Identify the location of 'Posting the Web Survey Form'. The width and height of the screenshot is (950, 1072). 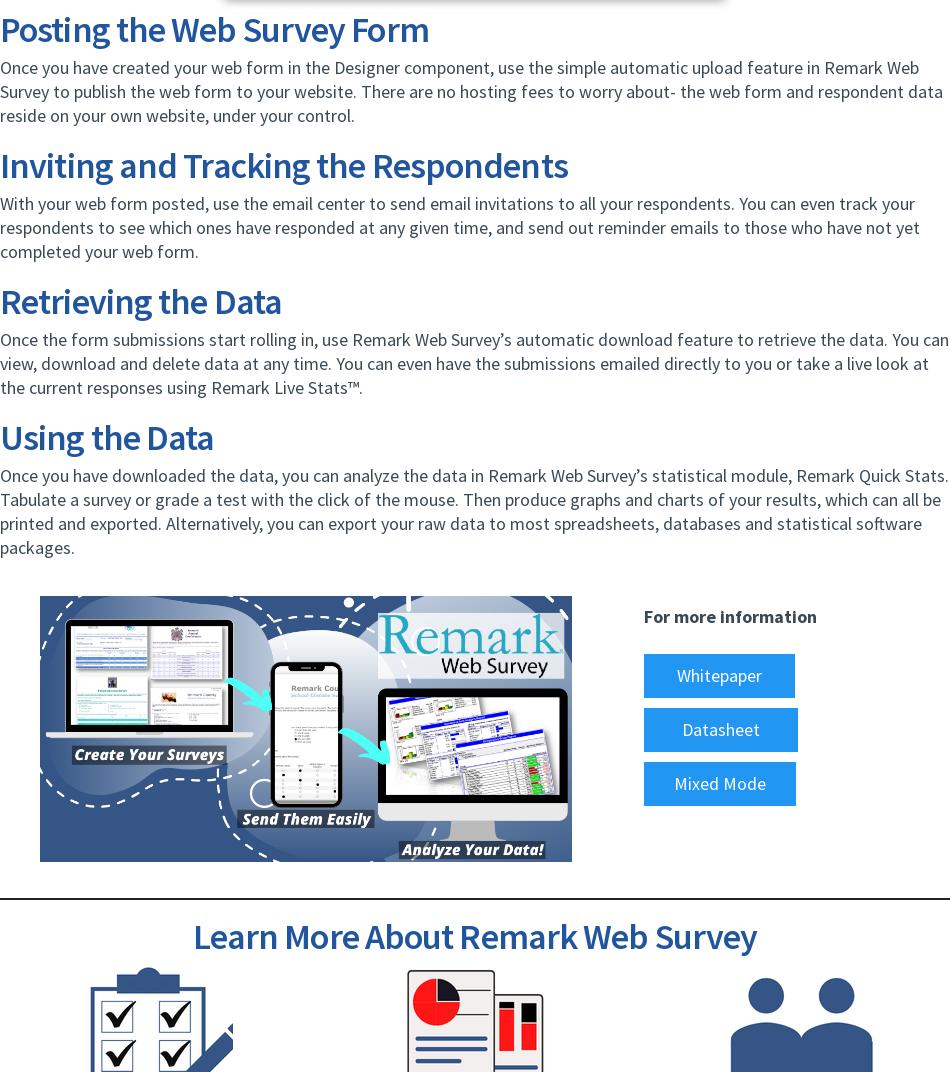
(214, 28).